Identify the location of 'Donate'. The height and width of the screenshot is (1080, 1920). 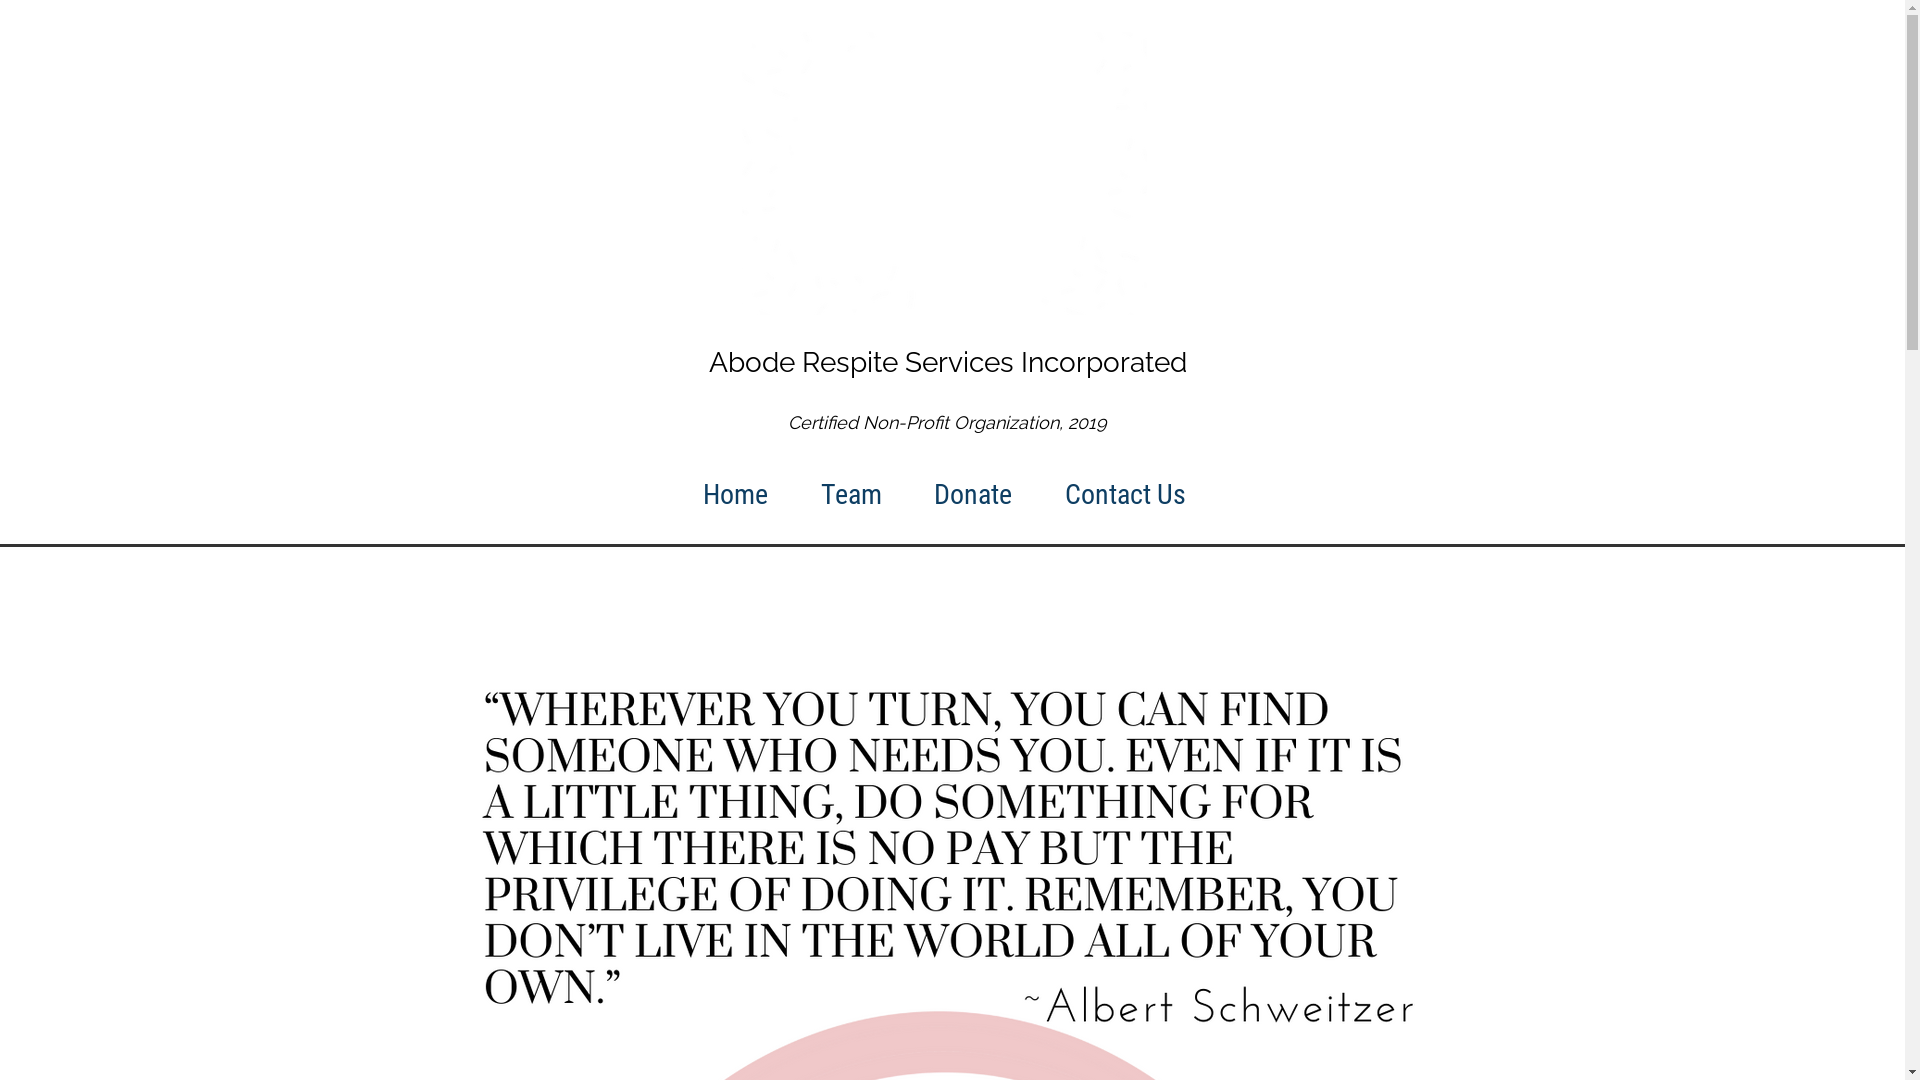
(973, 494).